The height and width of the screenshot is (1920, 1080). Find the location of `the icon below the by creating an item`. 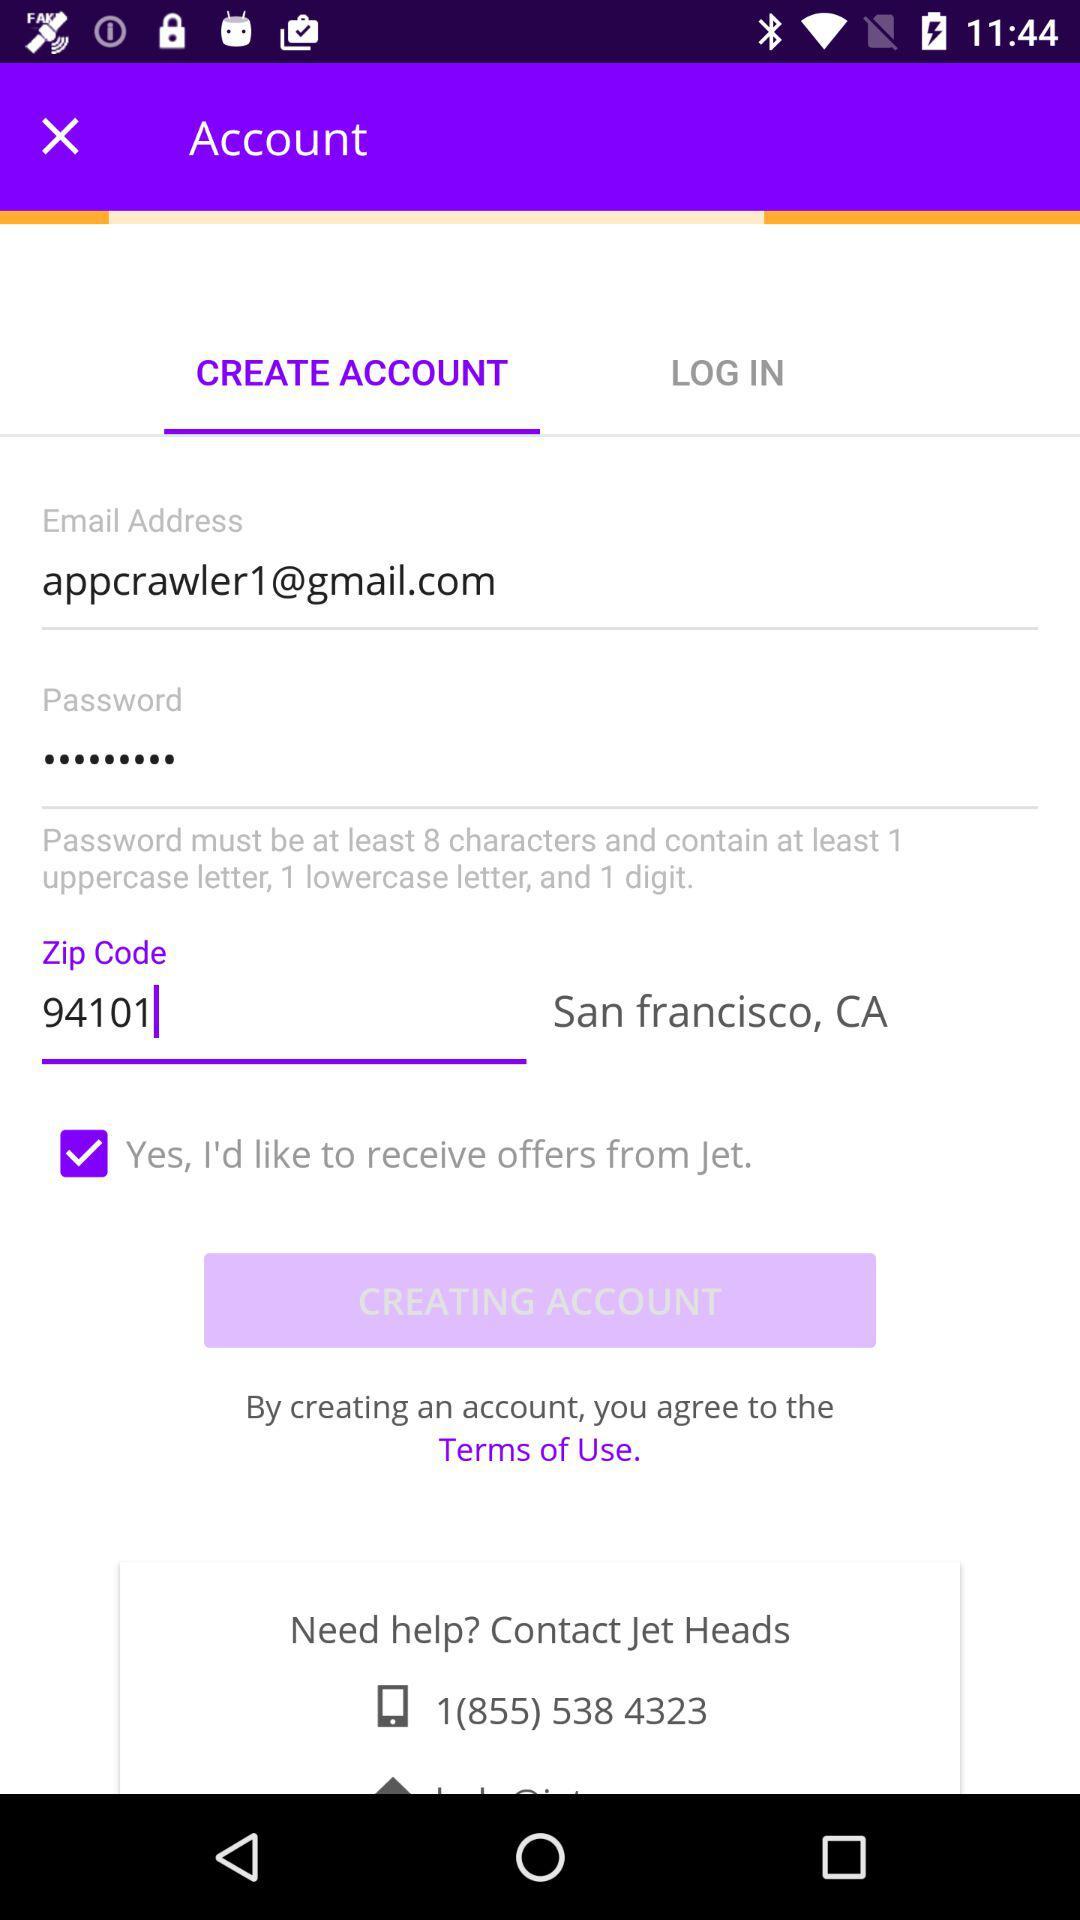

the icon below the by creating an item is located at coordinates (540, 1448).